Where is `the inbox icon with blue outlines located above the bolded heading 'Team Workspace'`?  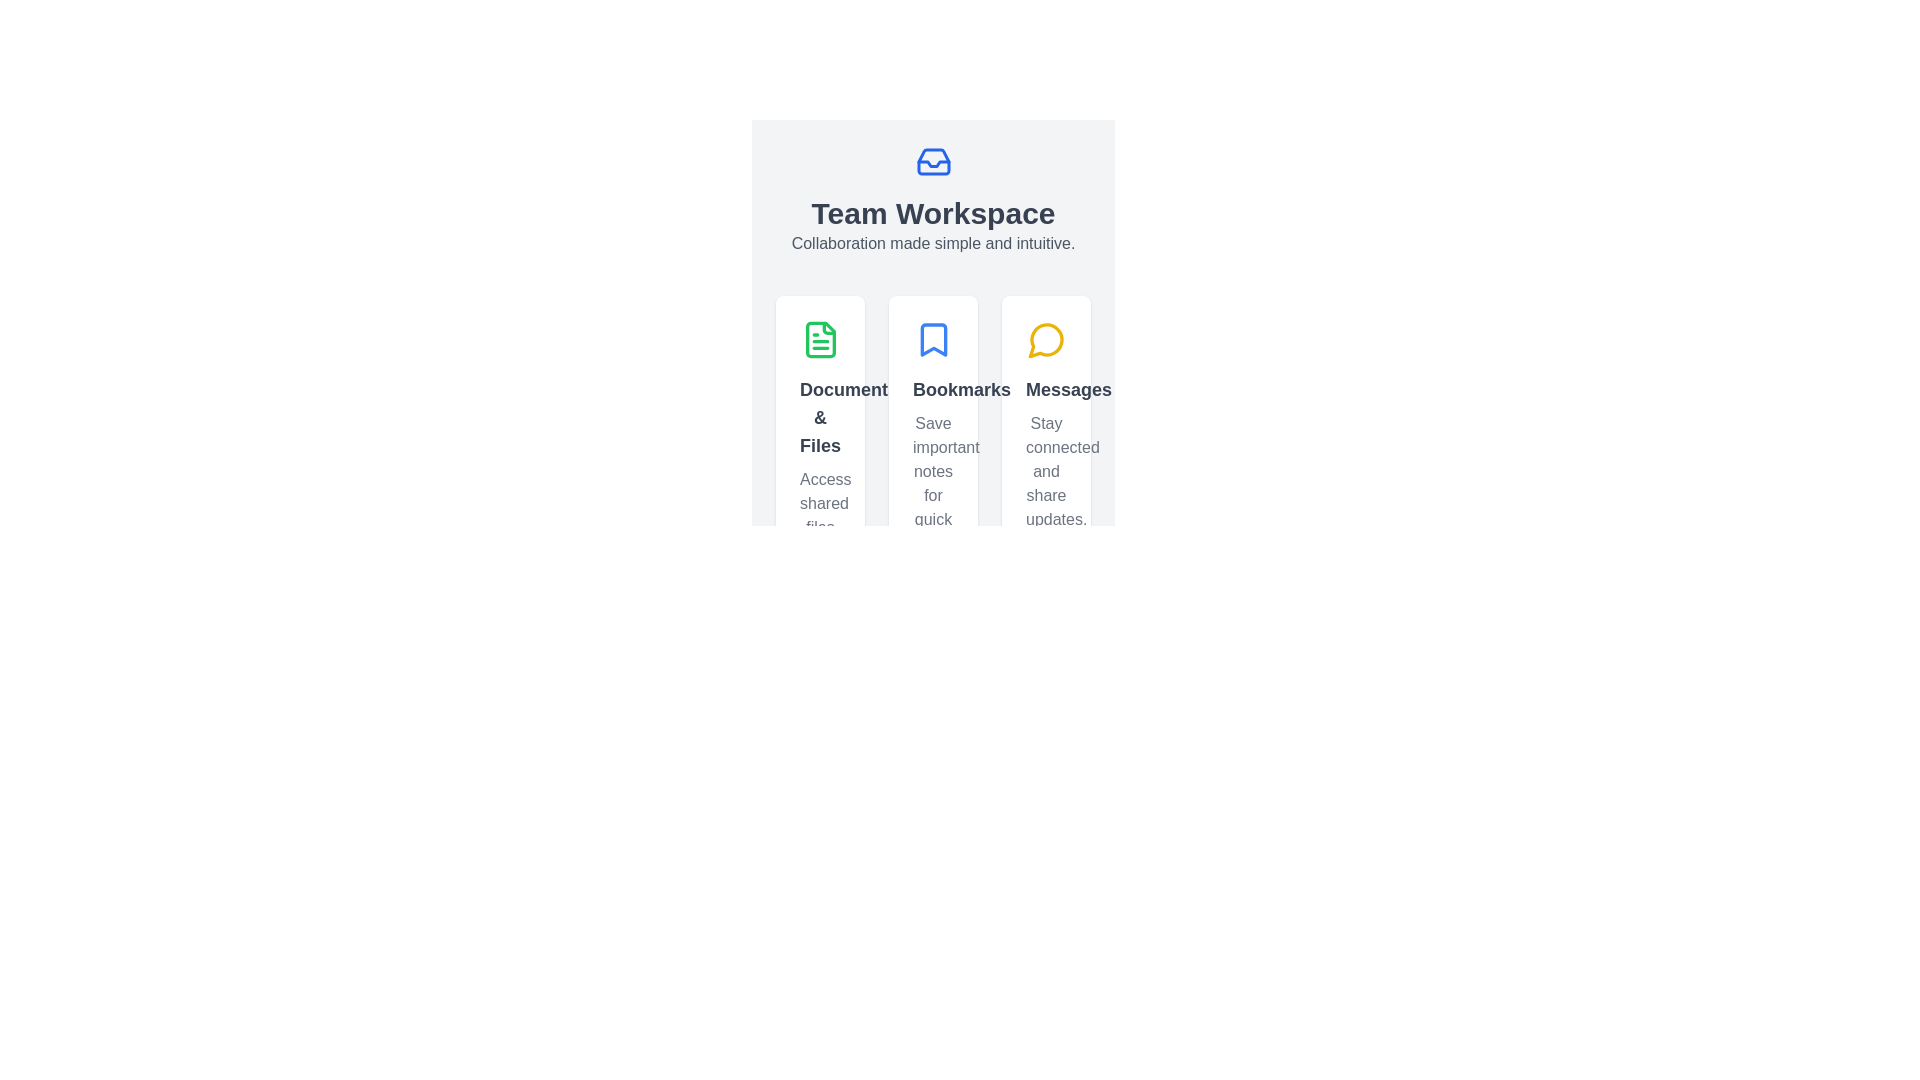
the inbox icon with blue outlines located above the bolded heading 'Team Workspace' is located at coordinates (932, 161).